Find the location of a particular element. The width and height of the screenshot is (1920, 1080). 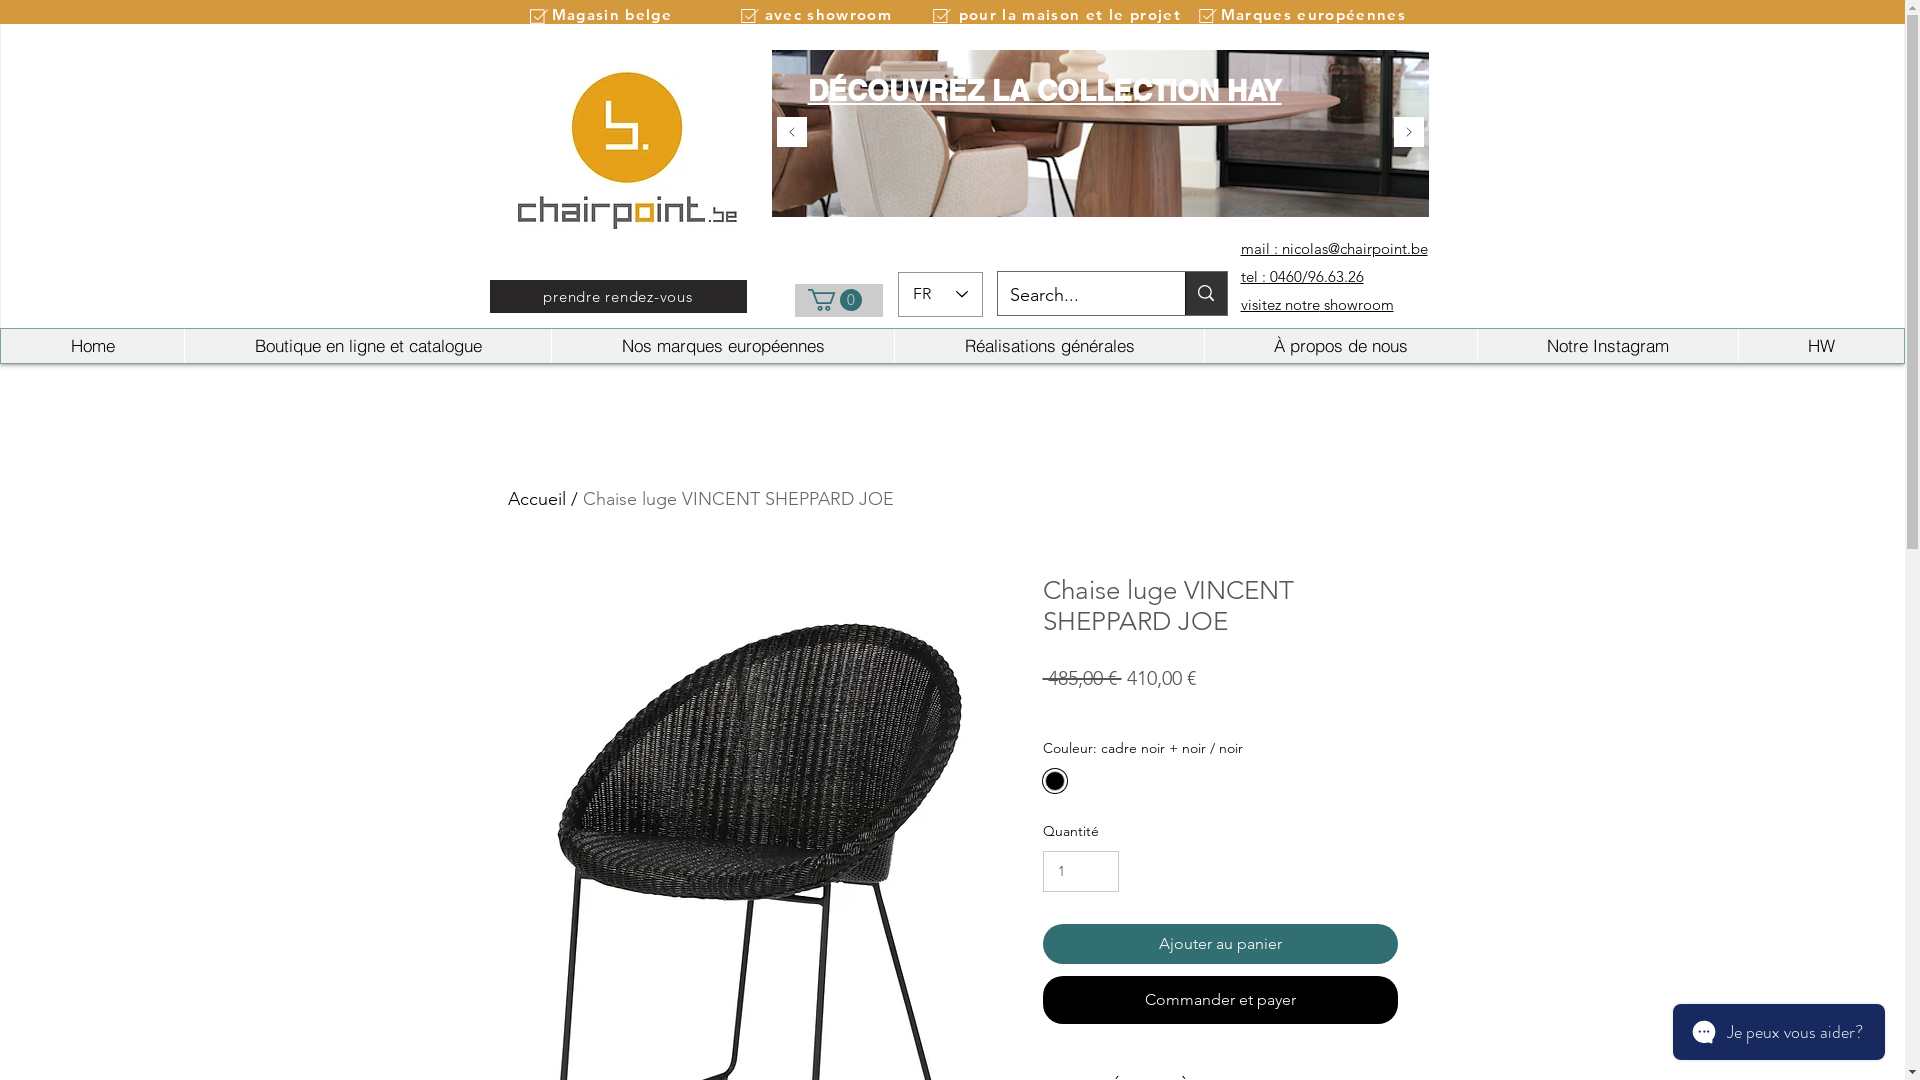

'HW' is located at coordinates (1820, 345).